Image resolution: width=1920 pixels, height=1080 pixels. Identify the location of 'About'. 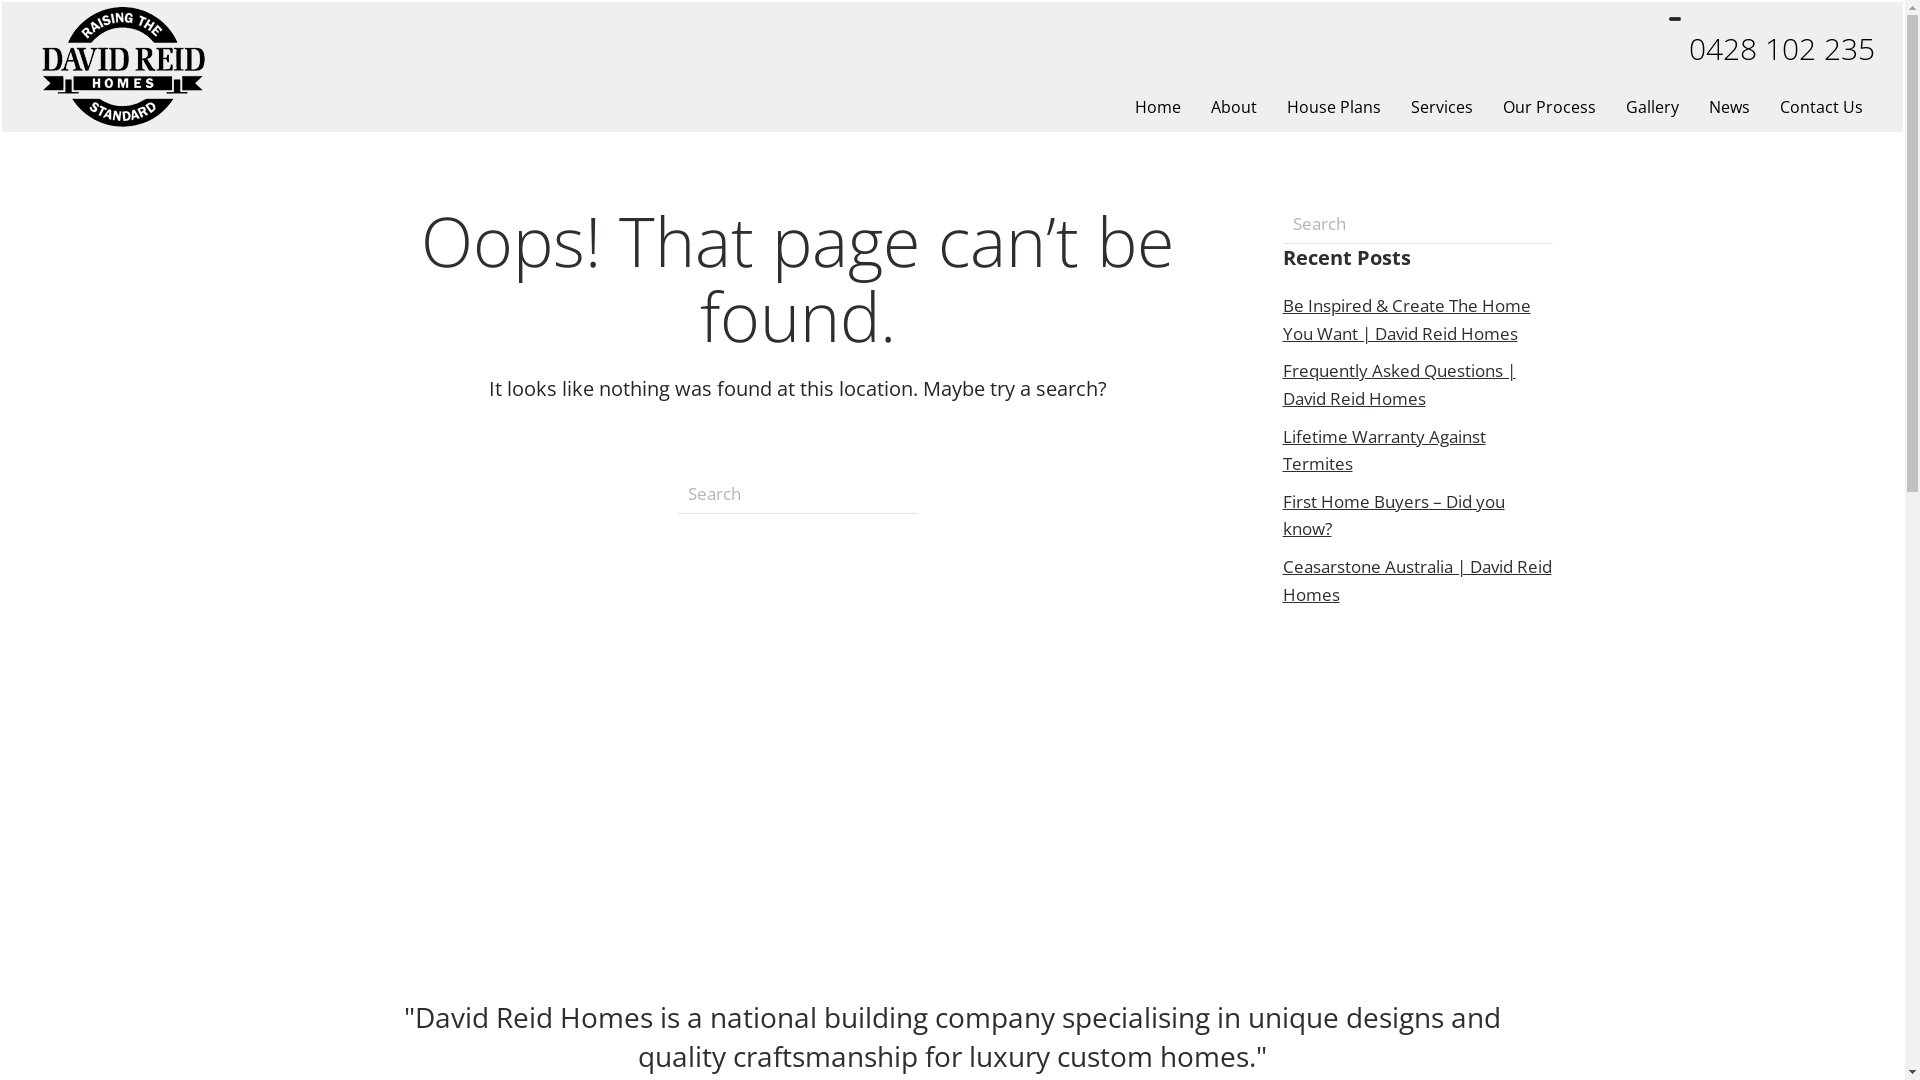
(1209, 107).